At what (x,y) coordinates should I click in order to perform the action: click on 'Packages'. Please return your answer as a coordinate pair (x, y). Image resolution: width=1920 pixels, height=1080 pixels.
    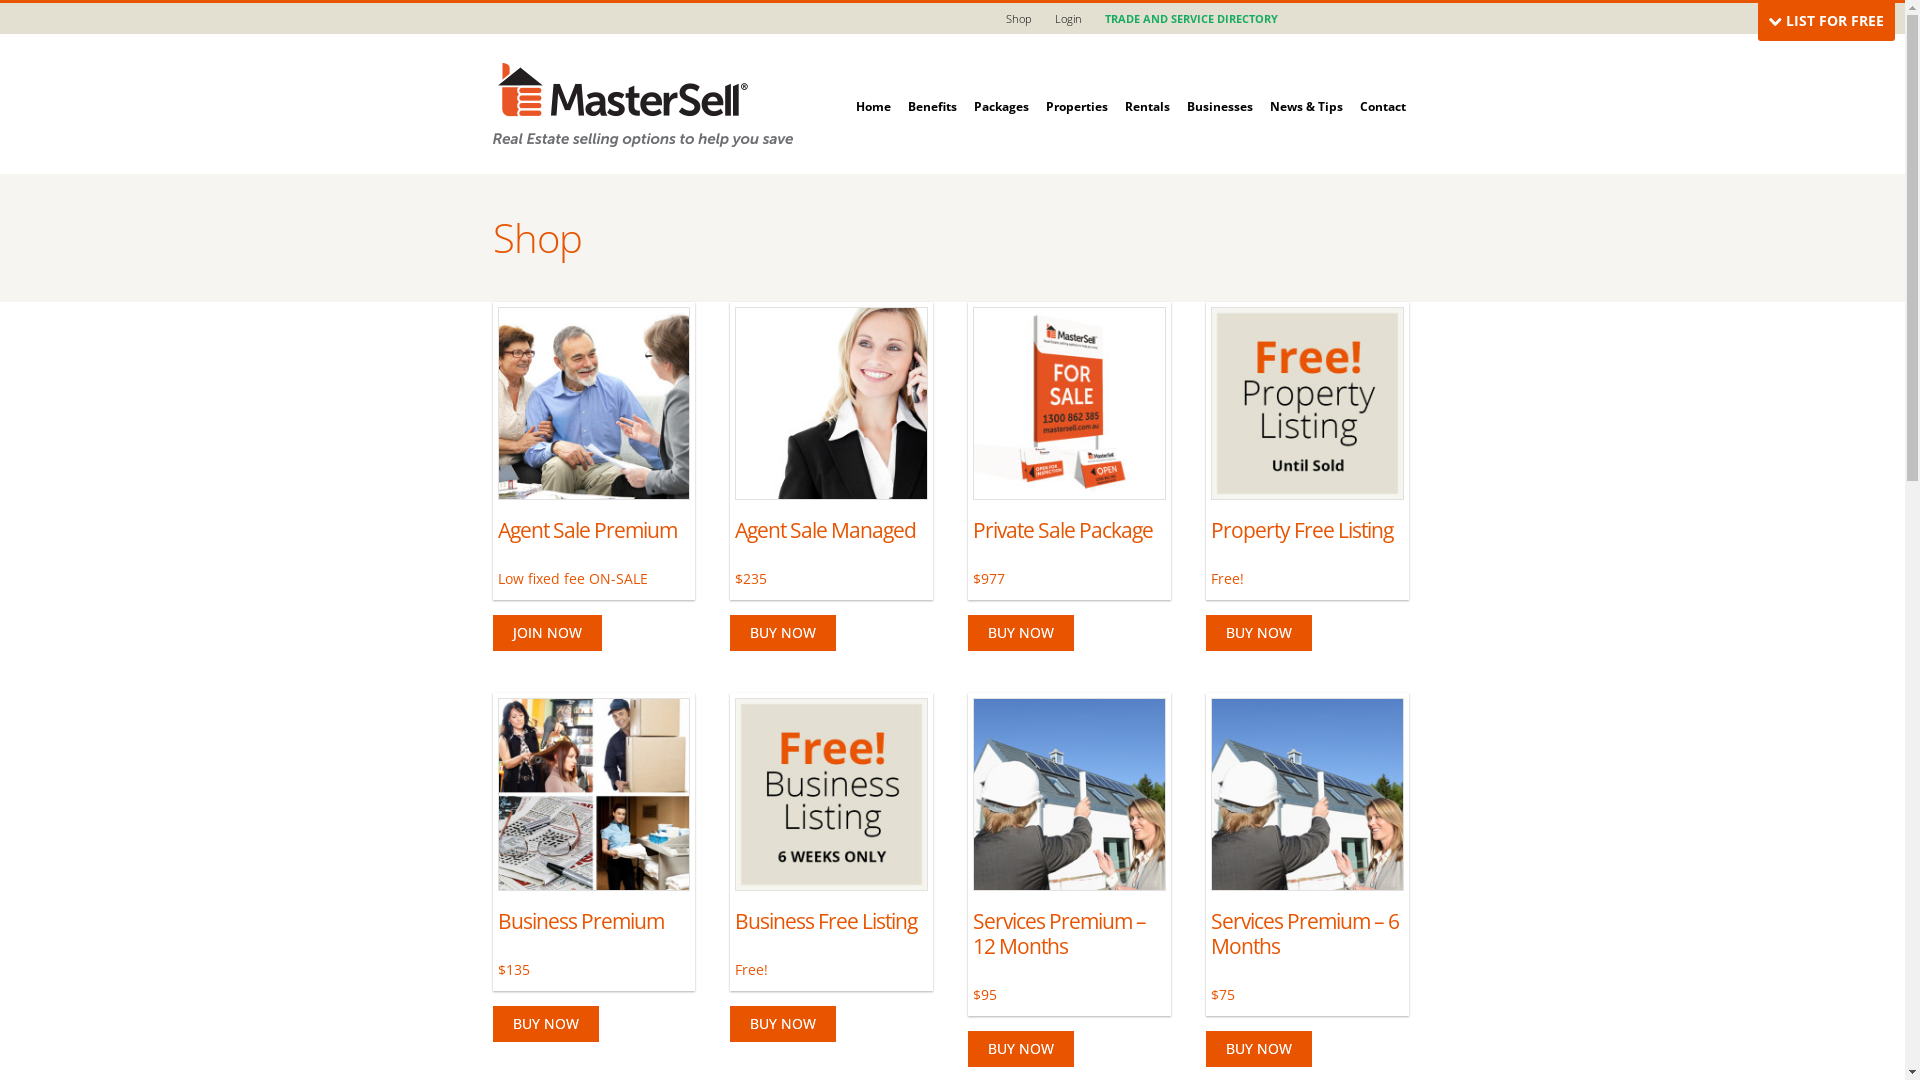
    Looking at the image, I should click on (1001, 84).